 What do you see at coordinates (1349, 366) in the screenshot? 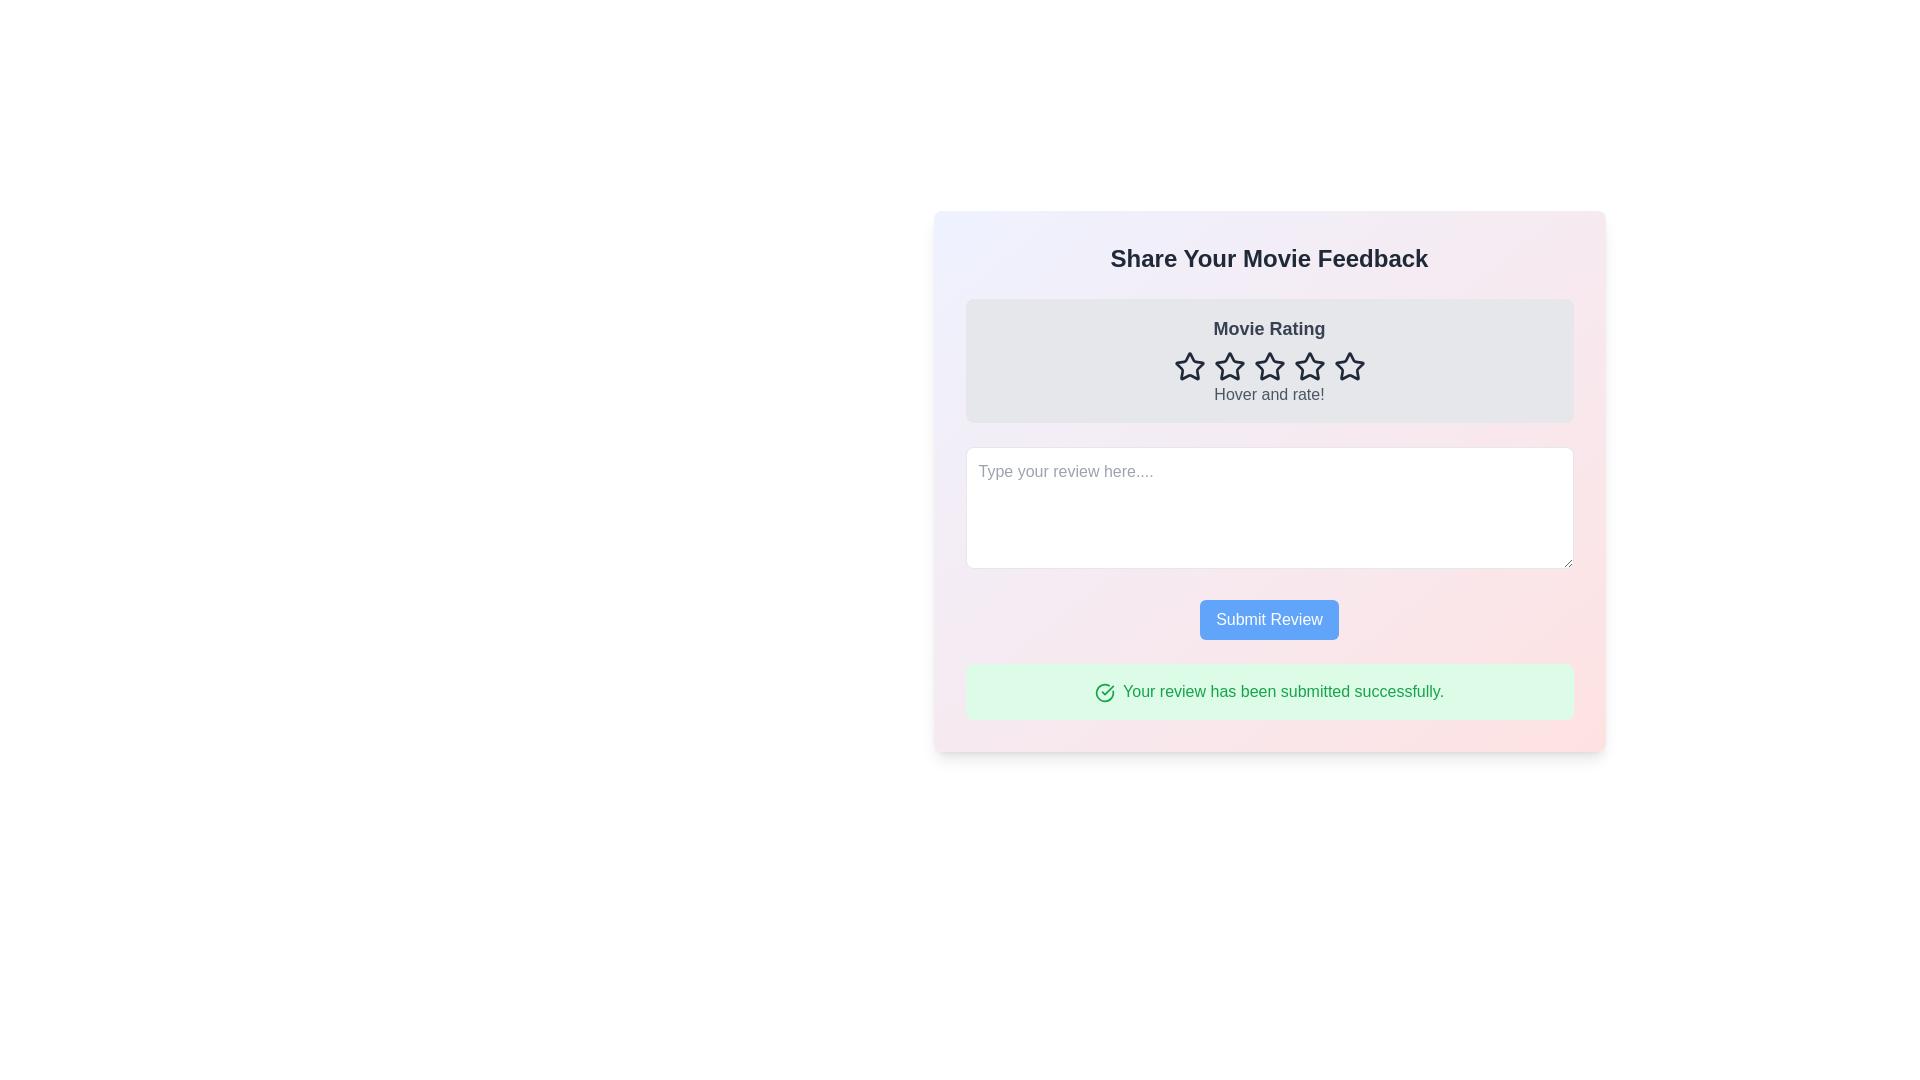
I see `the fifth star icon in the row of rating stars to give a 5-star rating` at bounding box center [1349, 366].